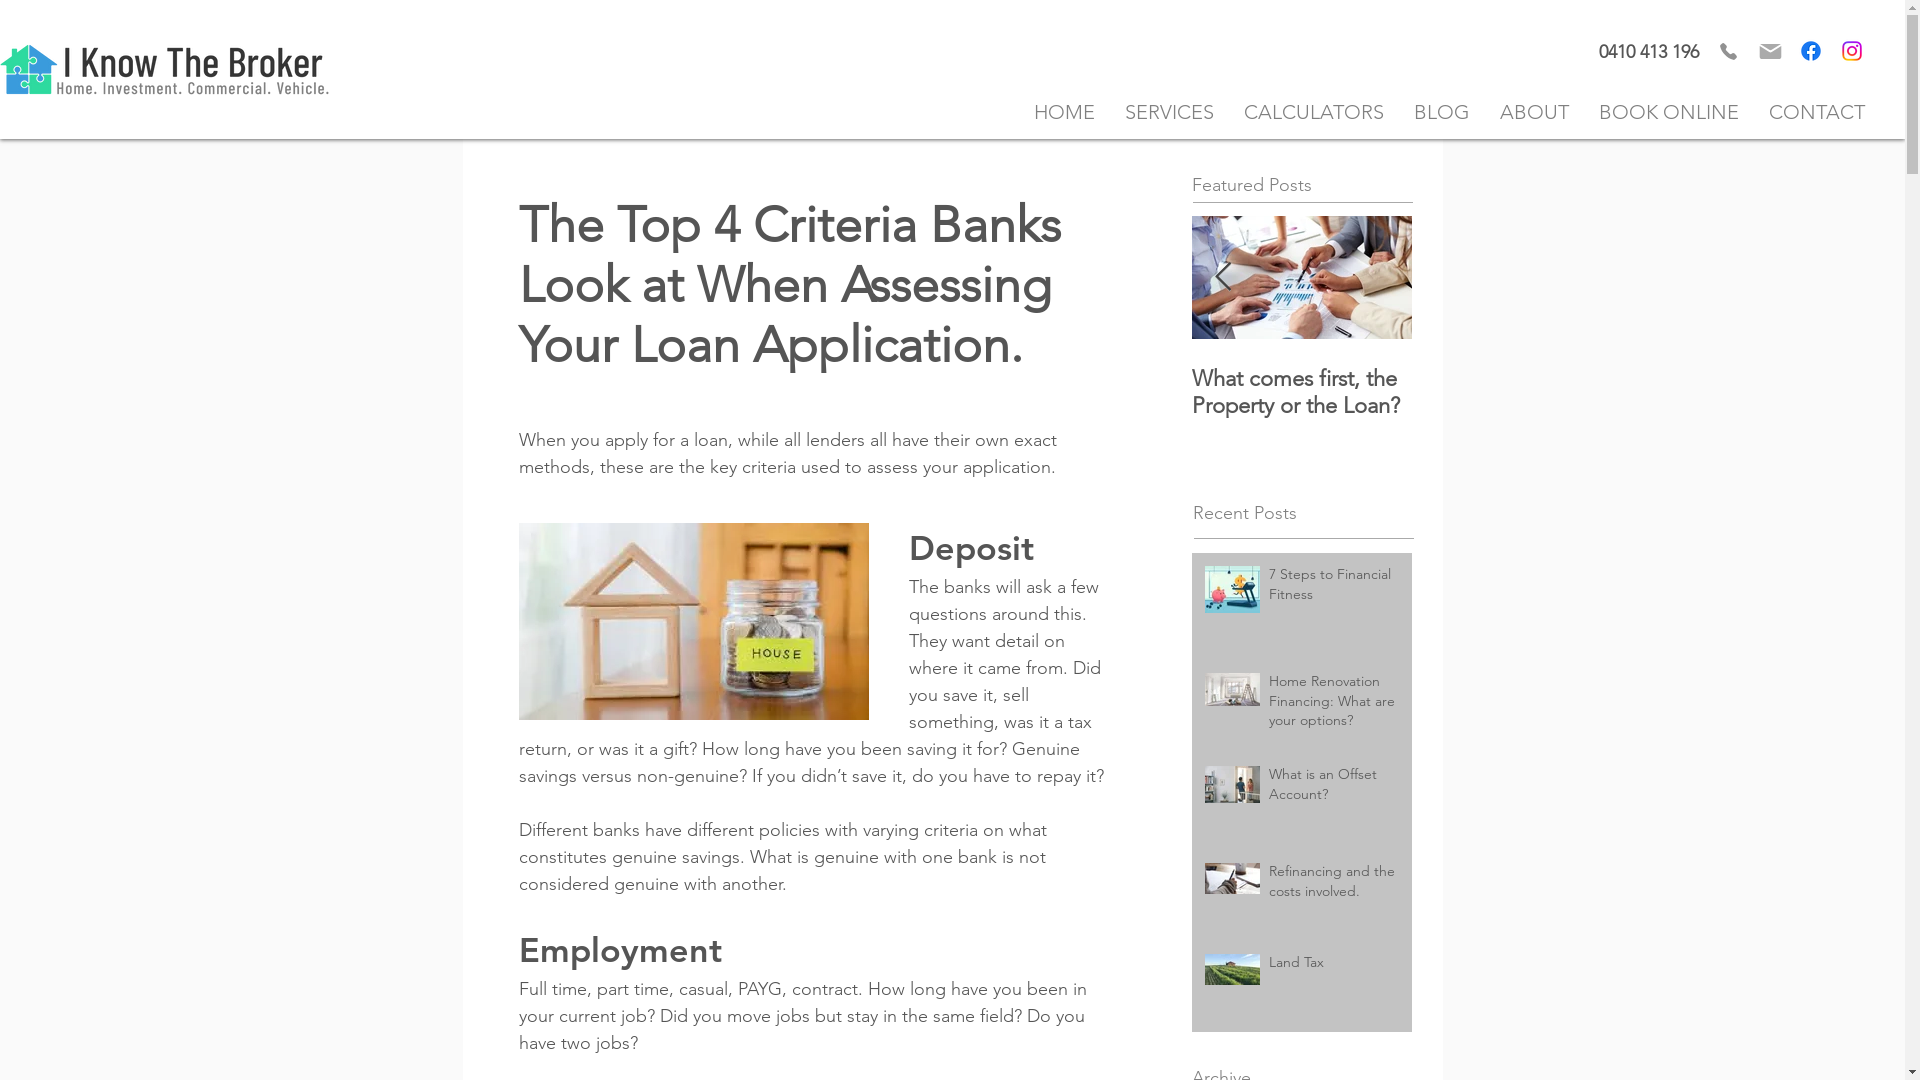 This screenshot has height=1080, width=1920. Describe the element at coordinates (1063, 111) in the screenshot. I see `'HOME'` at that location.